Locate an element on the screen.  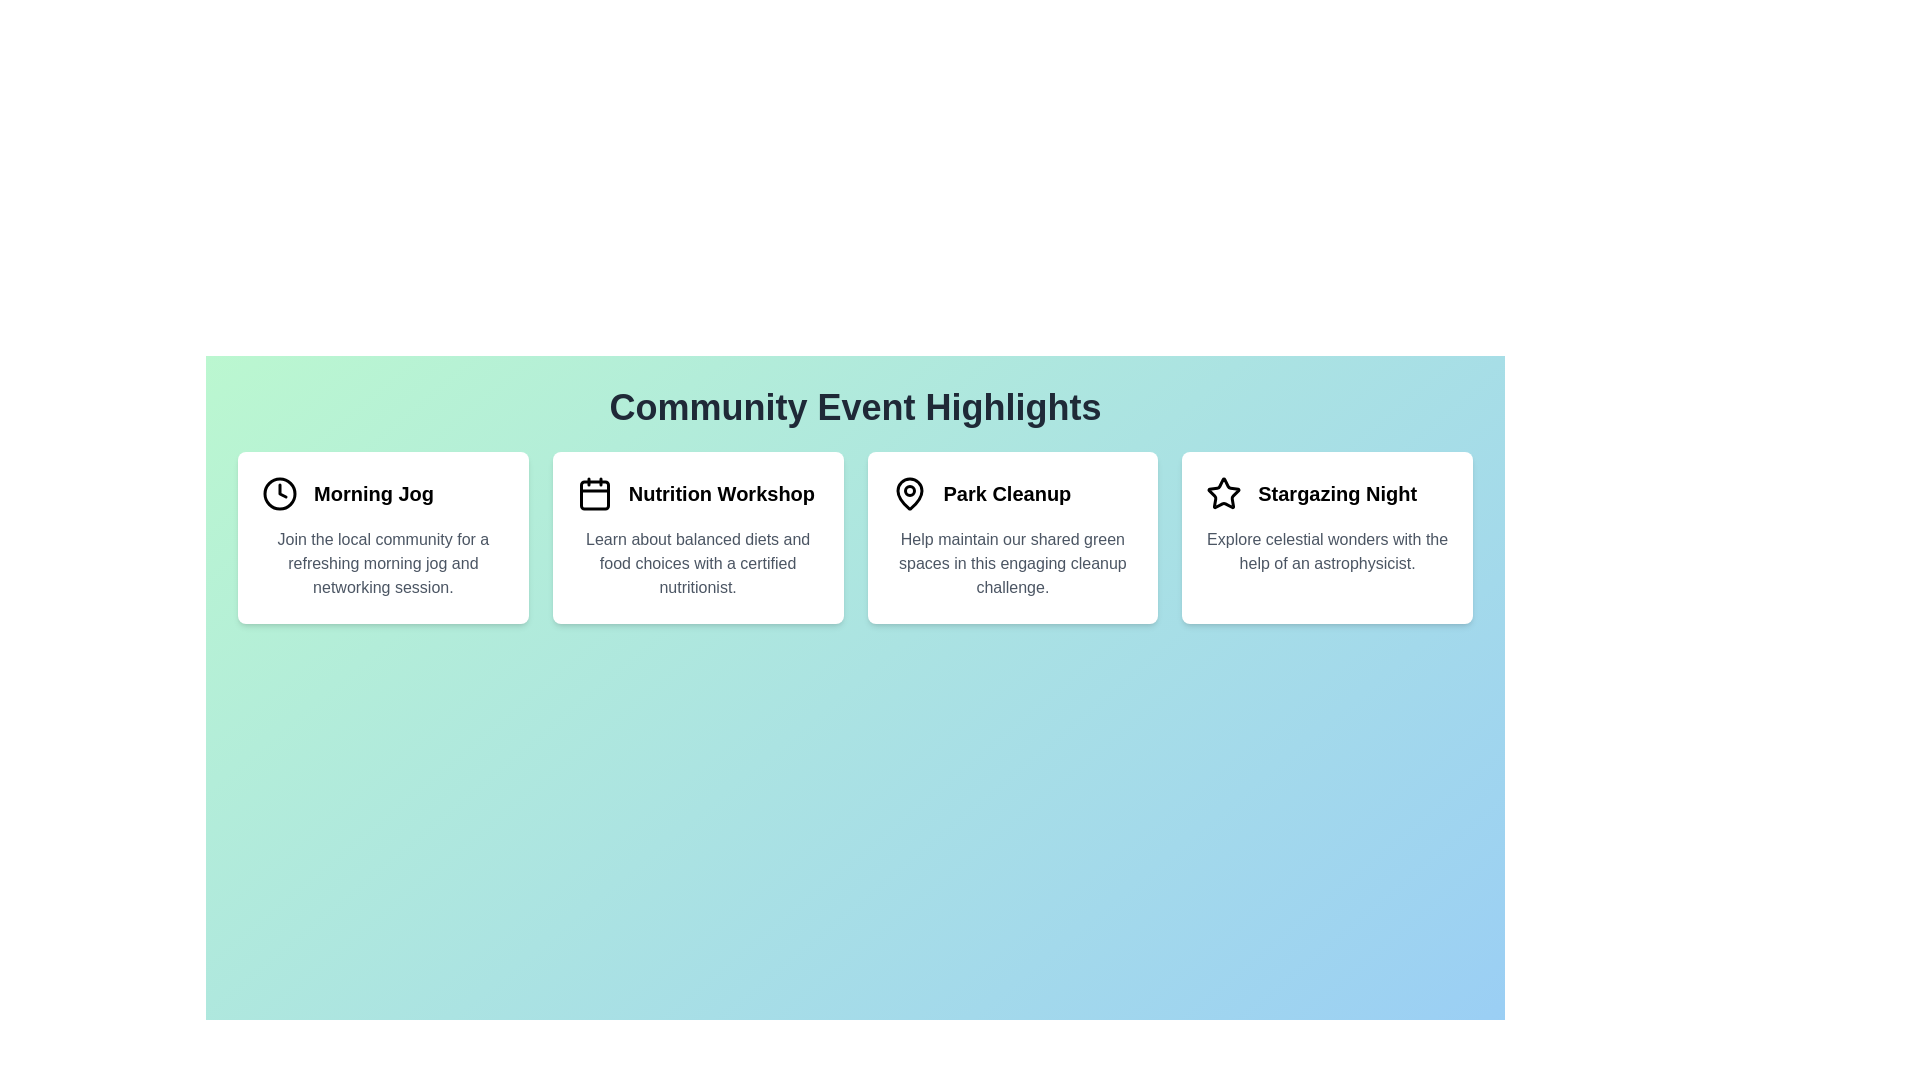
description of the first Informational Card showcasing the morning jog event, which is positioned in the top-left of the grid layout is located at coordinates (383, 536).